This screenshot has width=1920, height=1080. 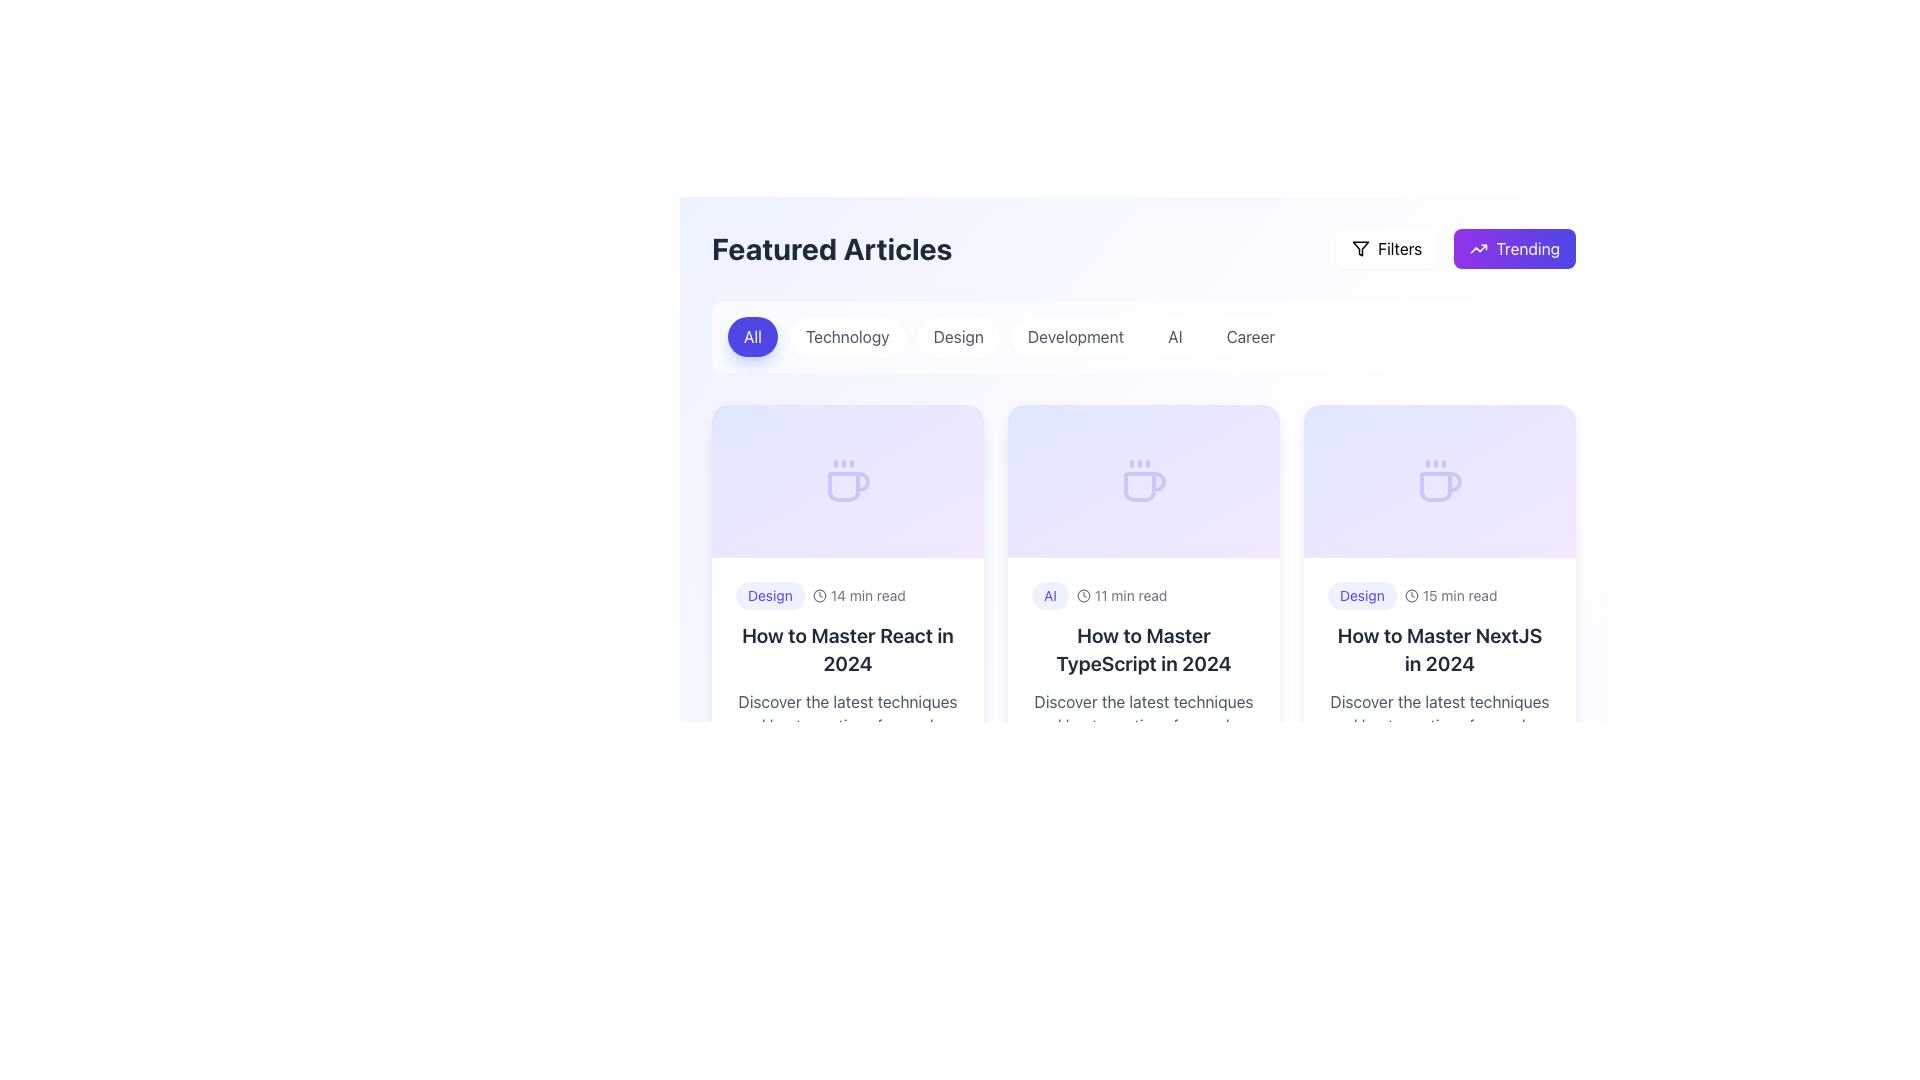 I want to click on the coffee cup icon in the Featured Articles section, located at the center of the first card, so click(x=849, y=486).